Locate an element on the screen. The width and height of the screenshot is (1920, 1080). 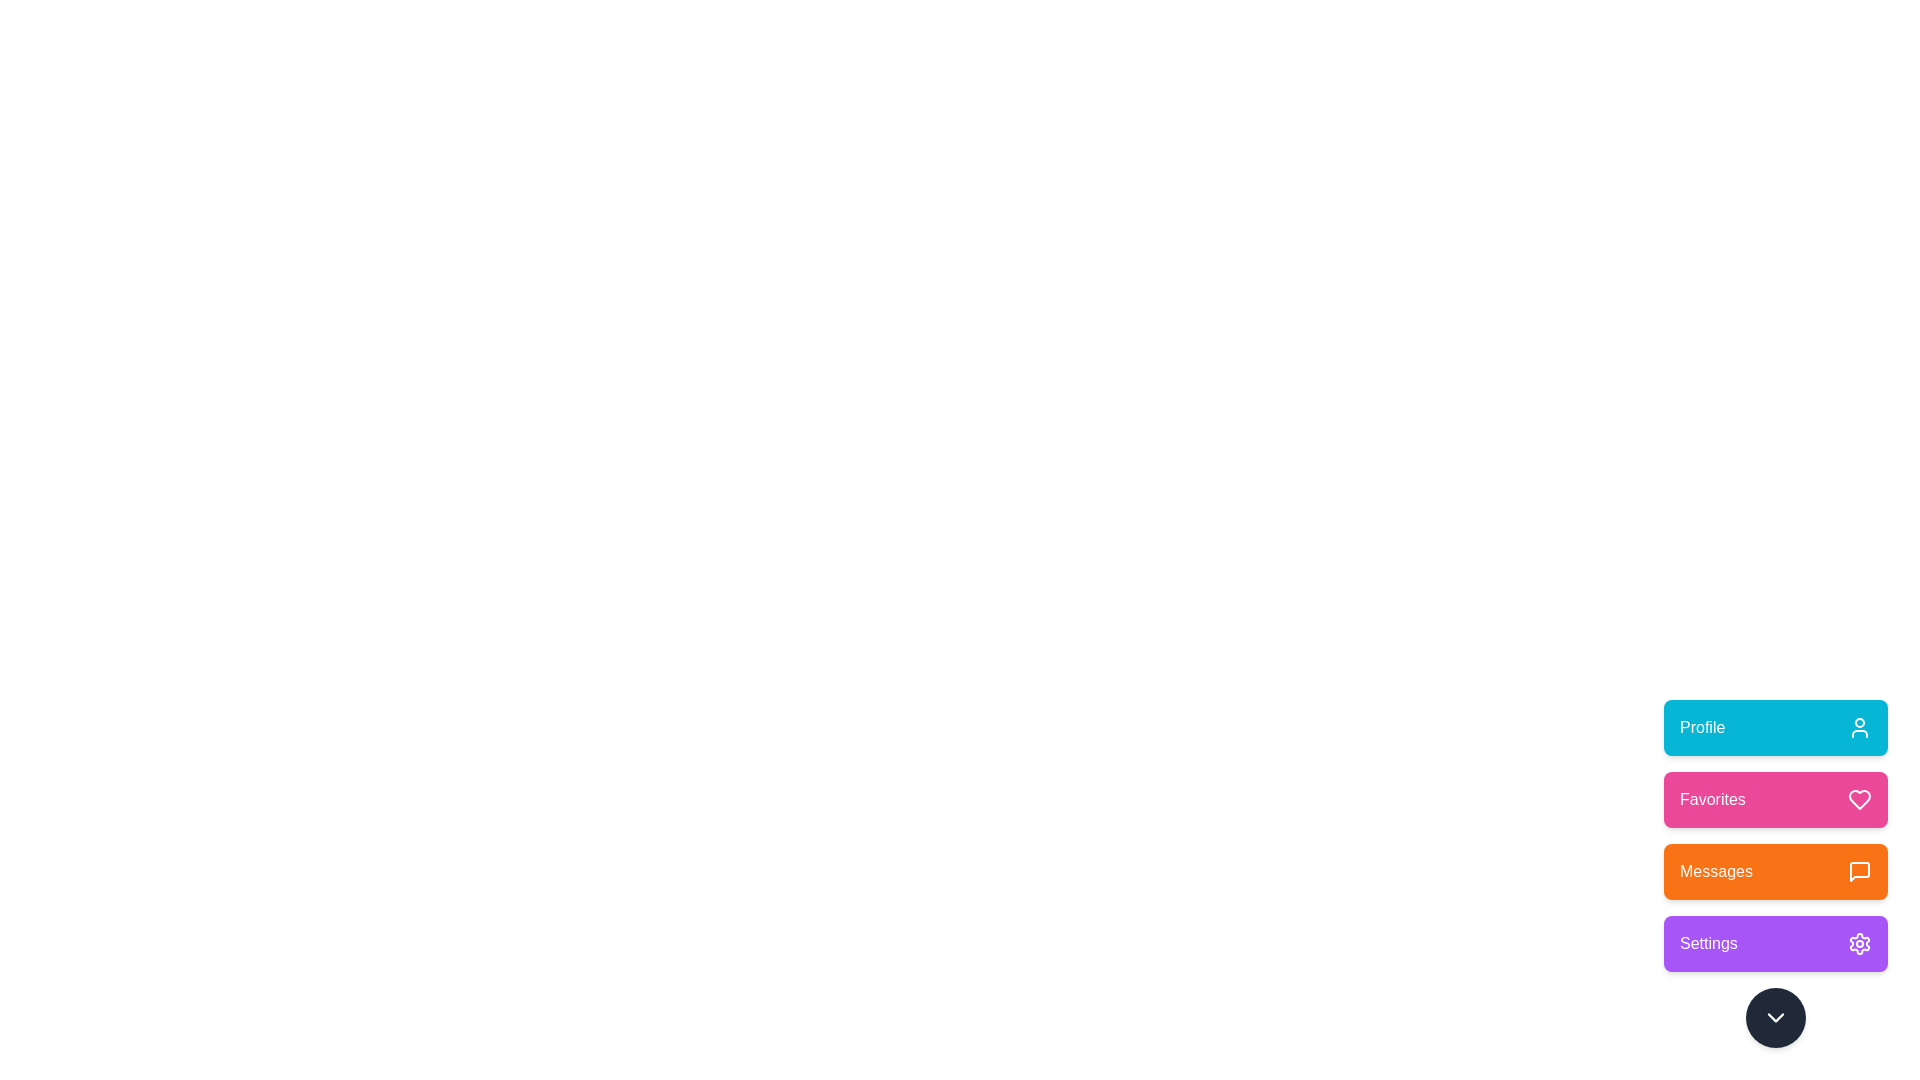
the chevron button to toggle the visibility of the speed dial menu is located at coordinates (1776, 1018).